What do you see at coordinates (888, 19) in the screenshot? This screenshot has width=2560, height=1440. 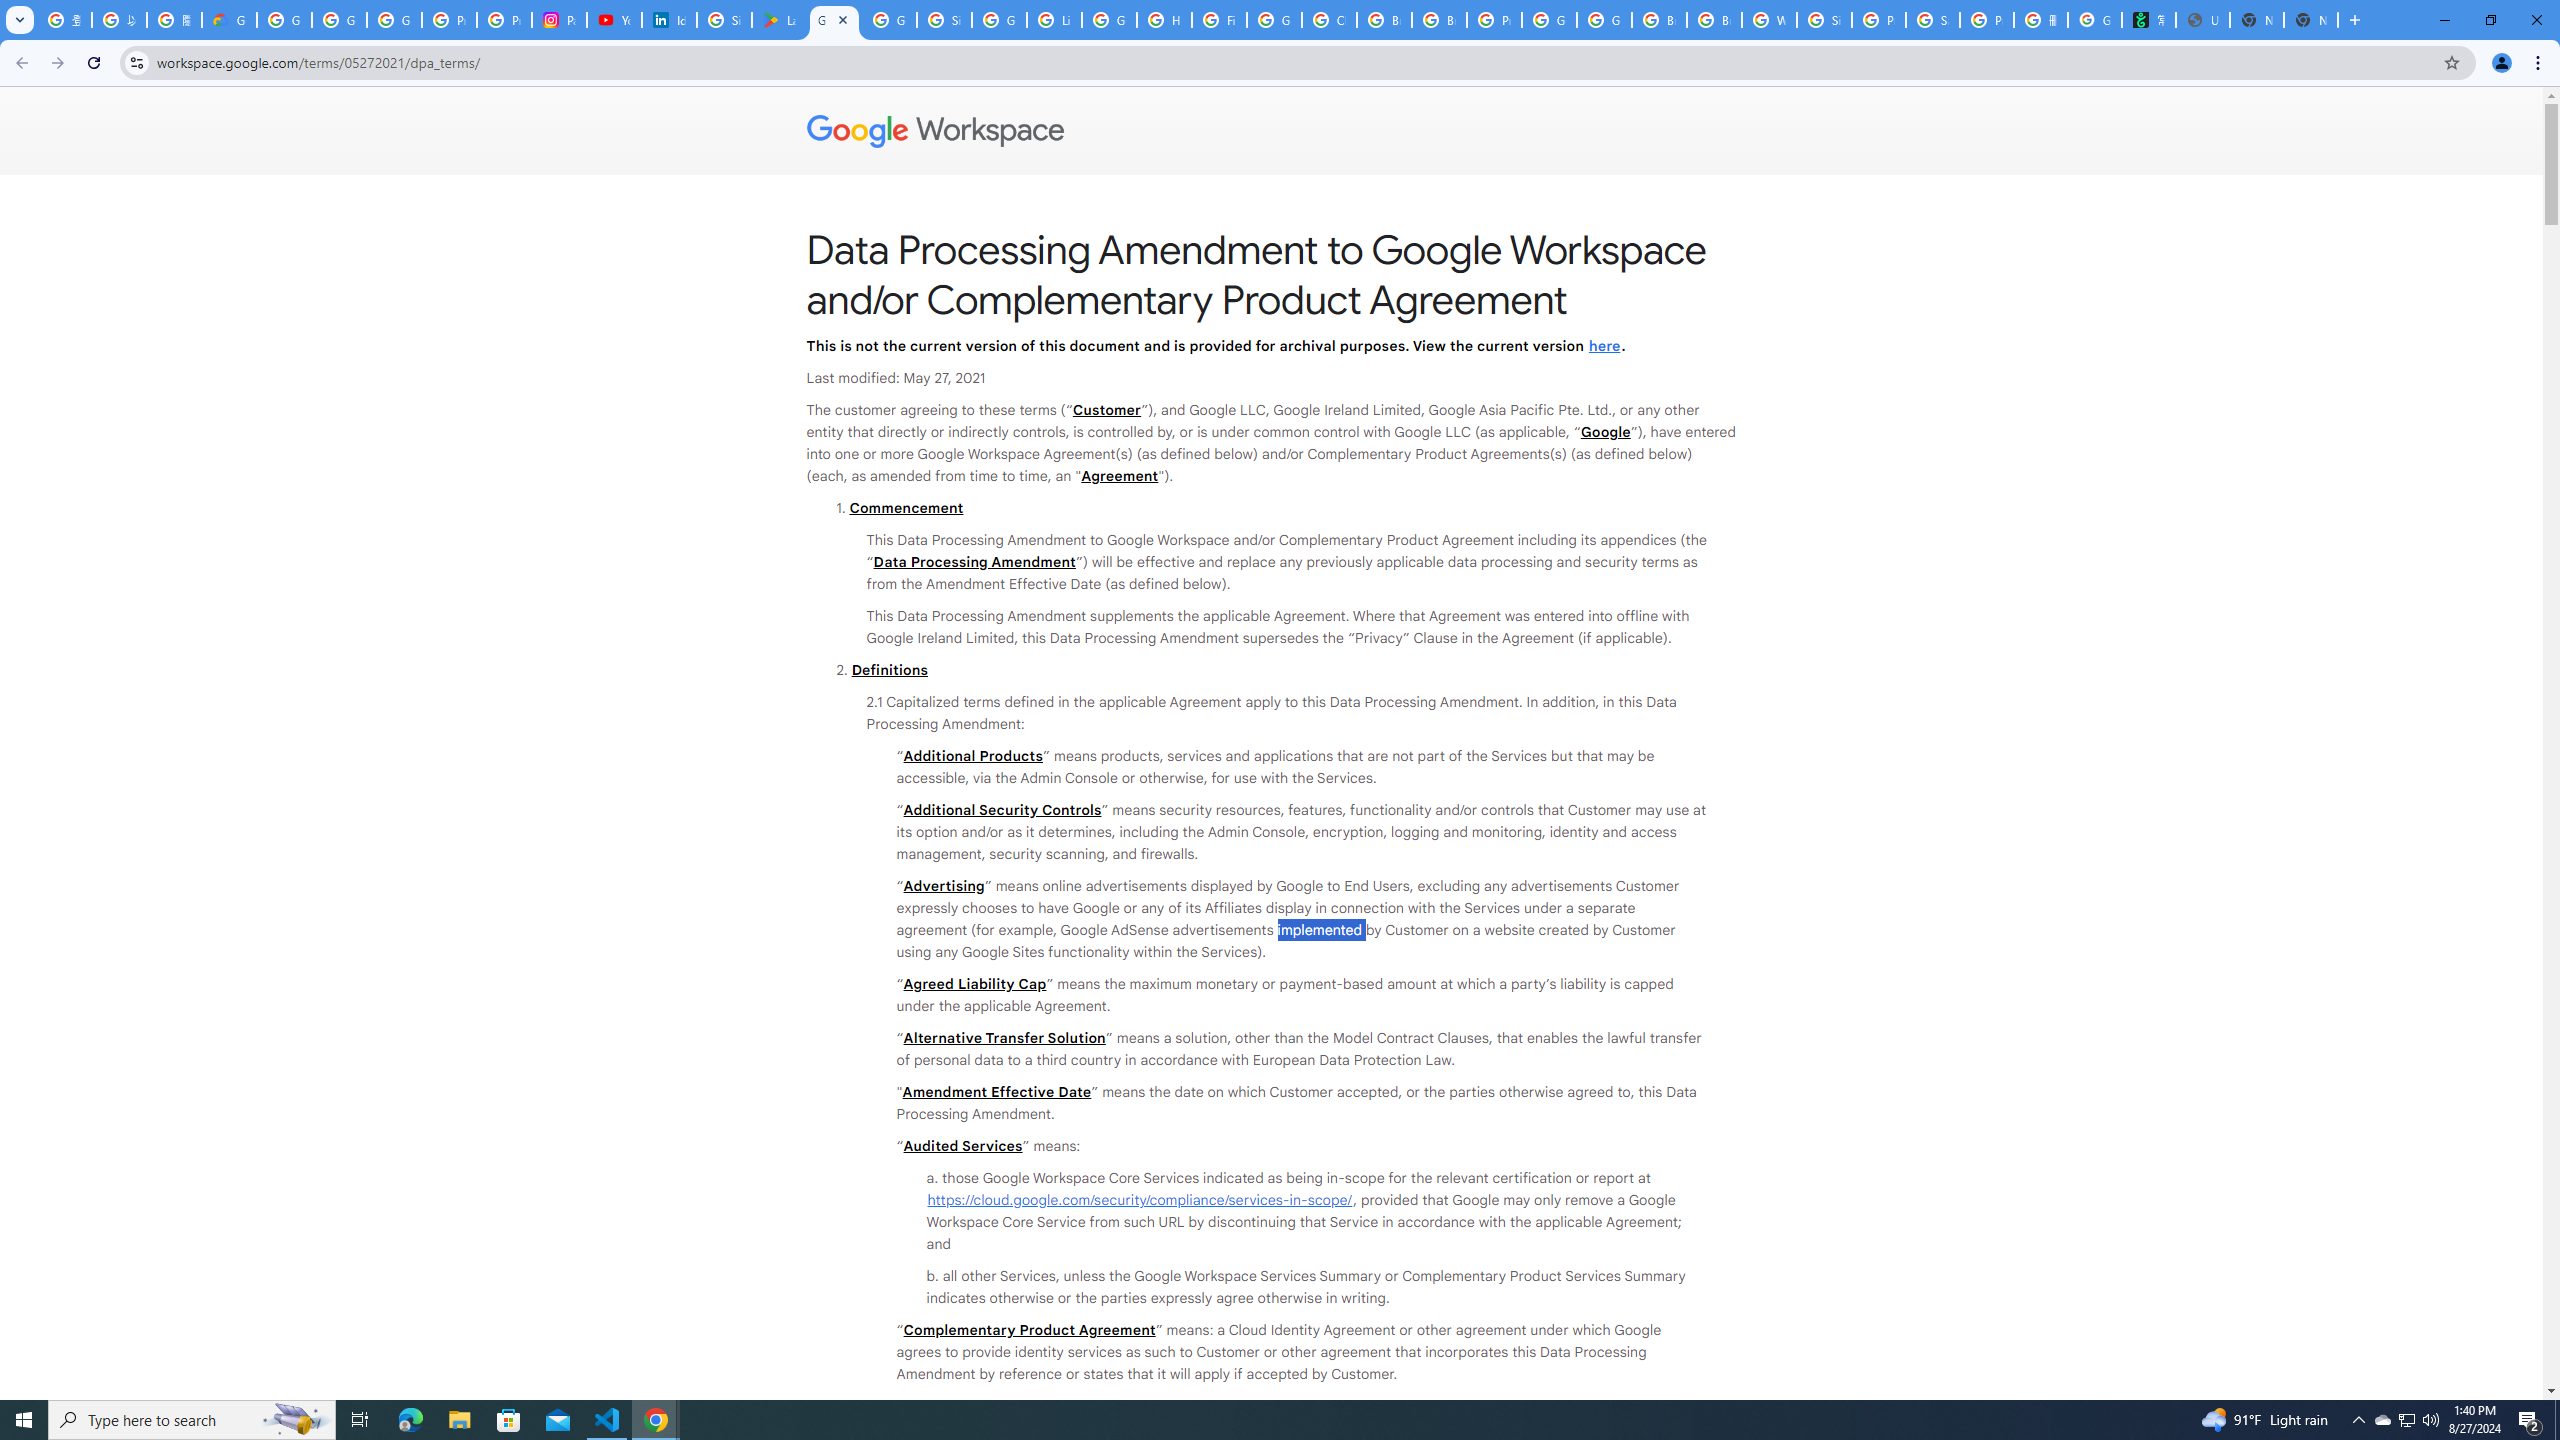 I see `'Google Workspace - Specific Terms'` at bounding box center [888, 19].